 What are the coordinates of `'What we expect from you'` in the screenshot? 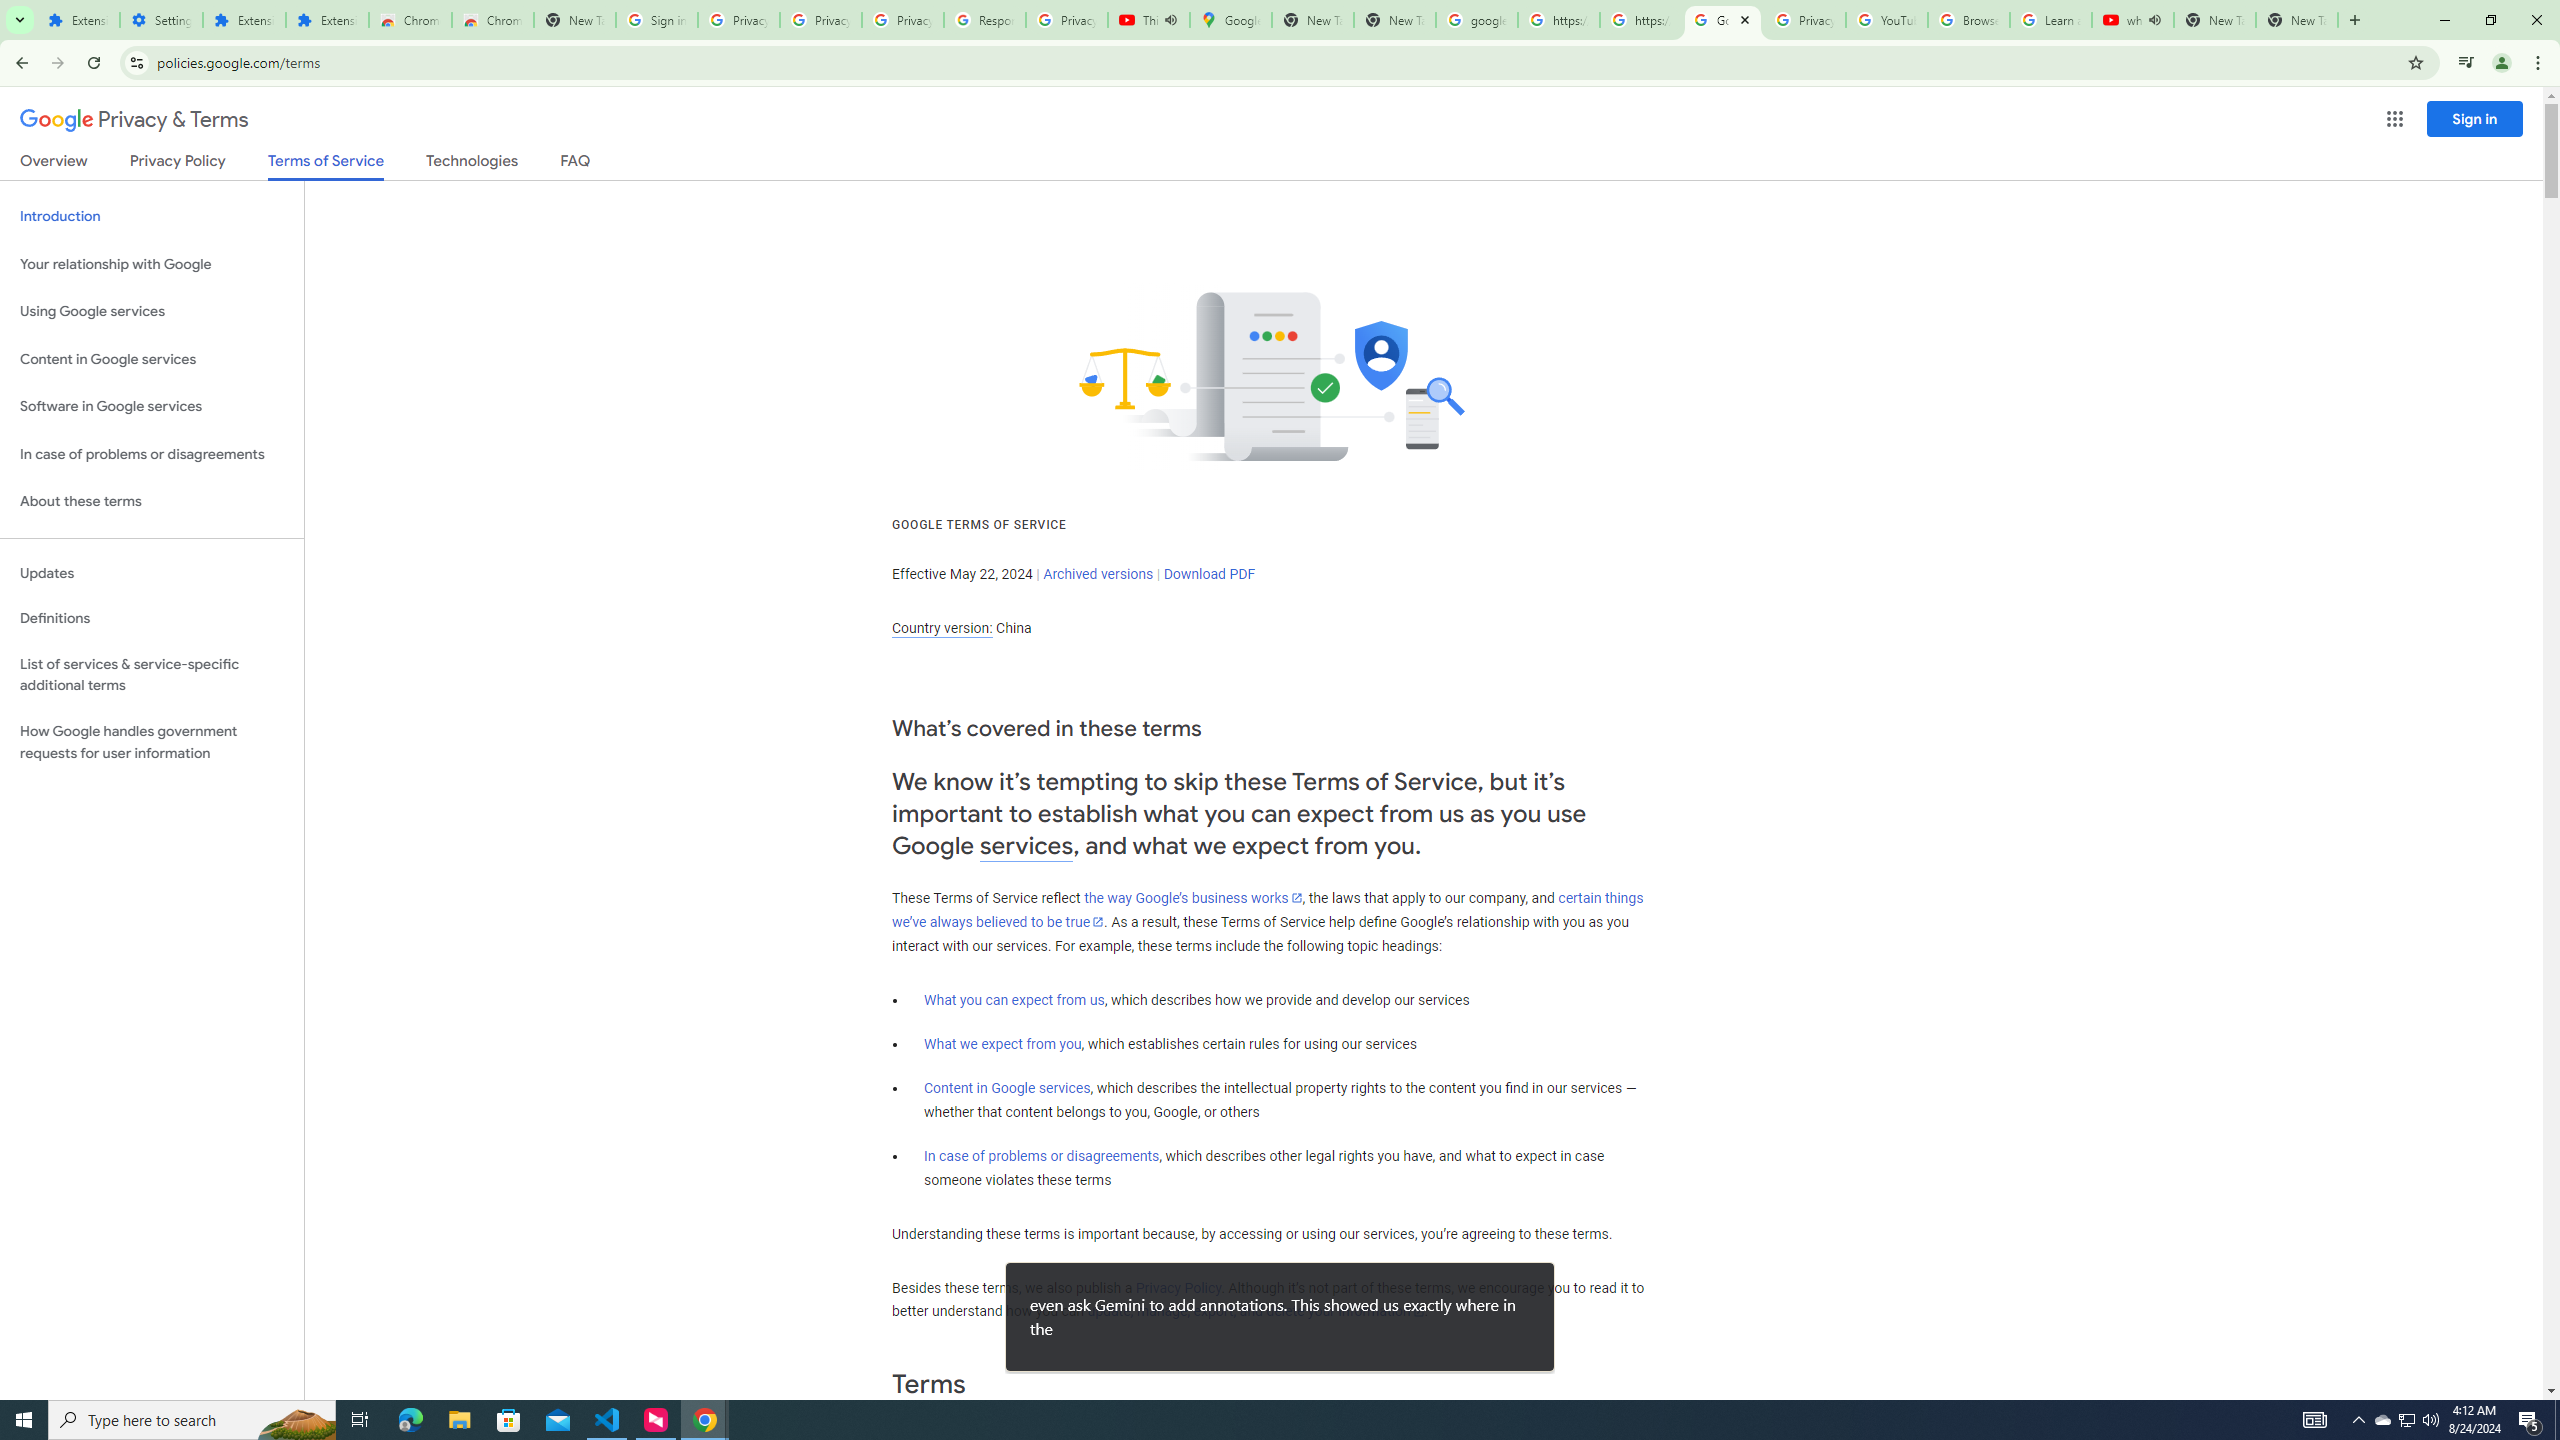 It's located at (1002, 1043).